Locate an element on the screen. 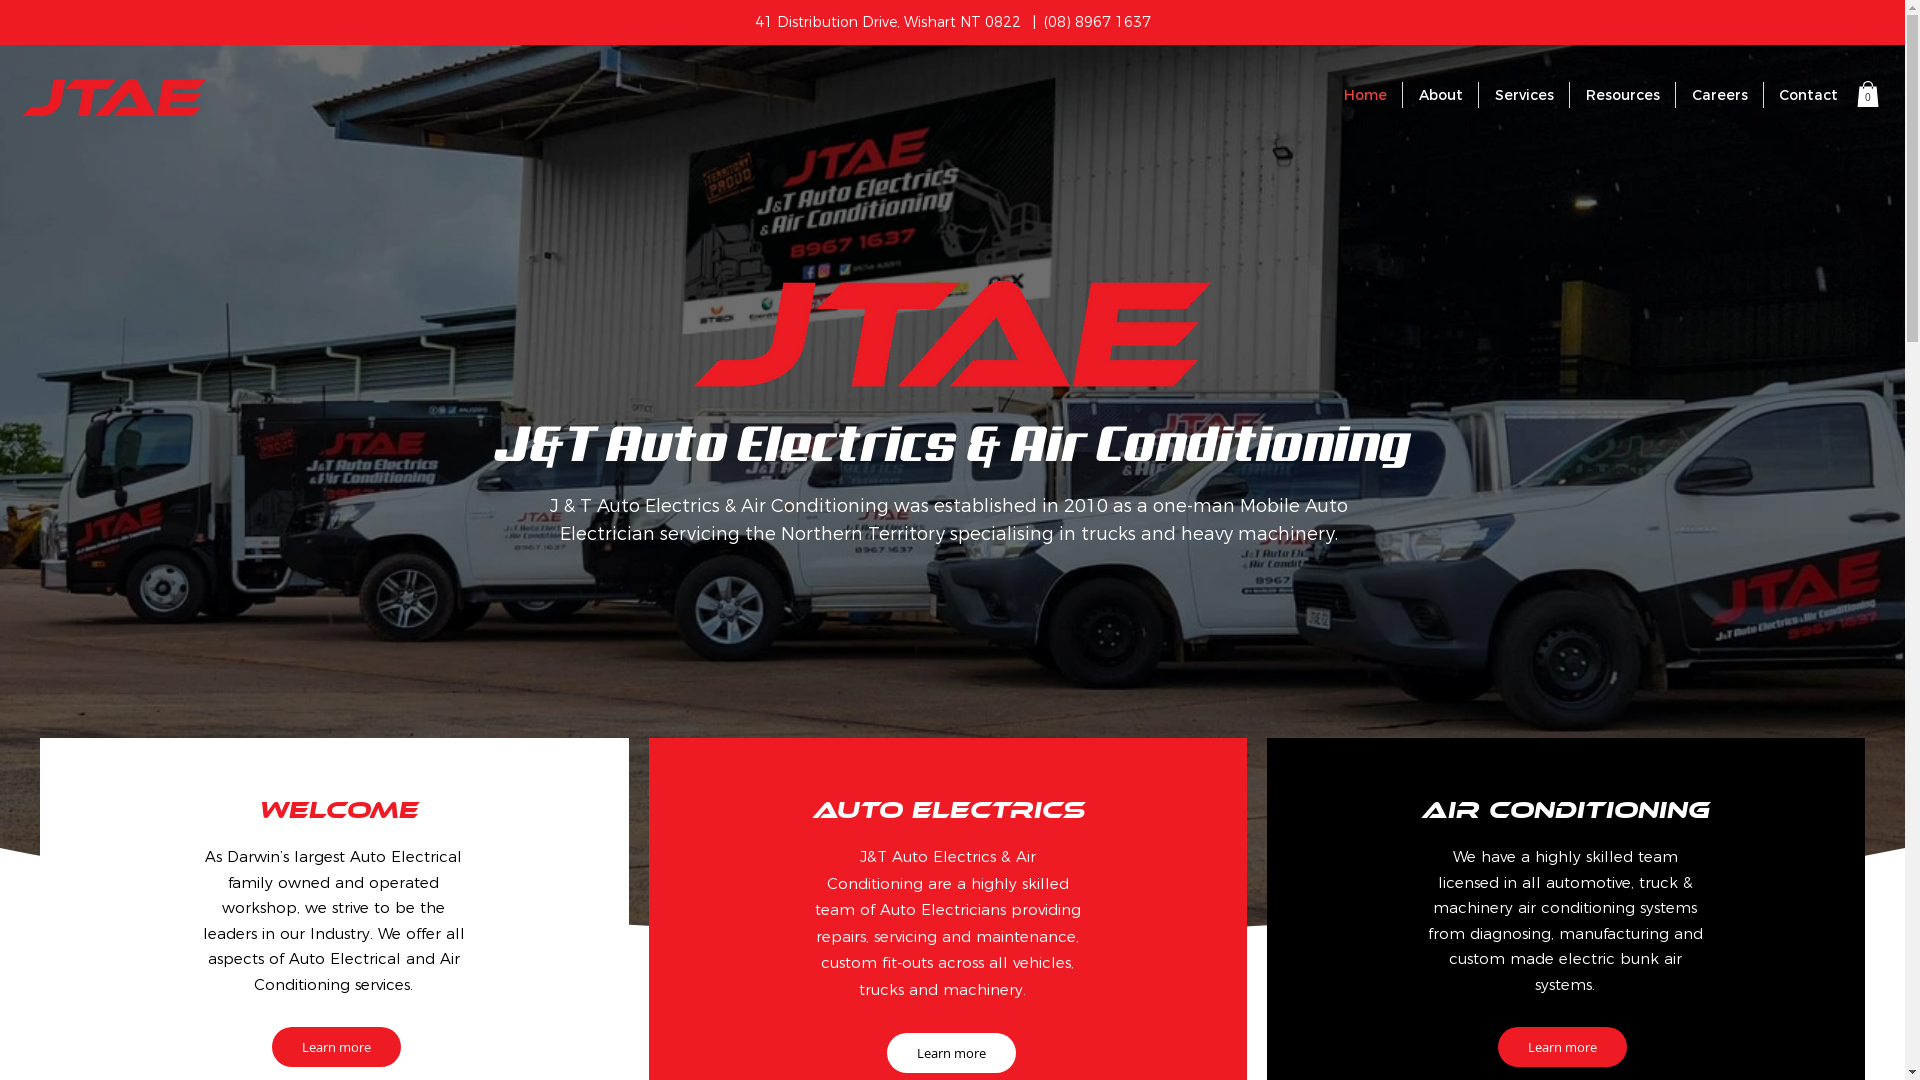 The image size is (1920, 1080). '41 Distribution Drive, Wishart NT 0822 ' is located at coordinates (752, 22).